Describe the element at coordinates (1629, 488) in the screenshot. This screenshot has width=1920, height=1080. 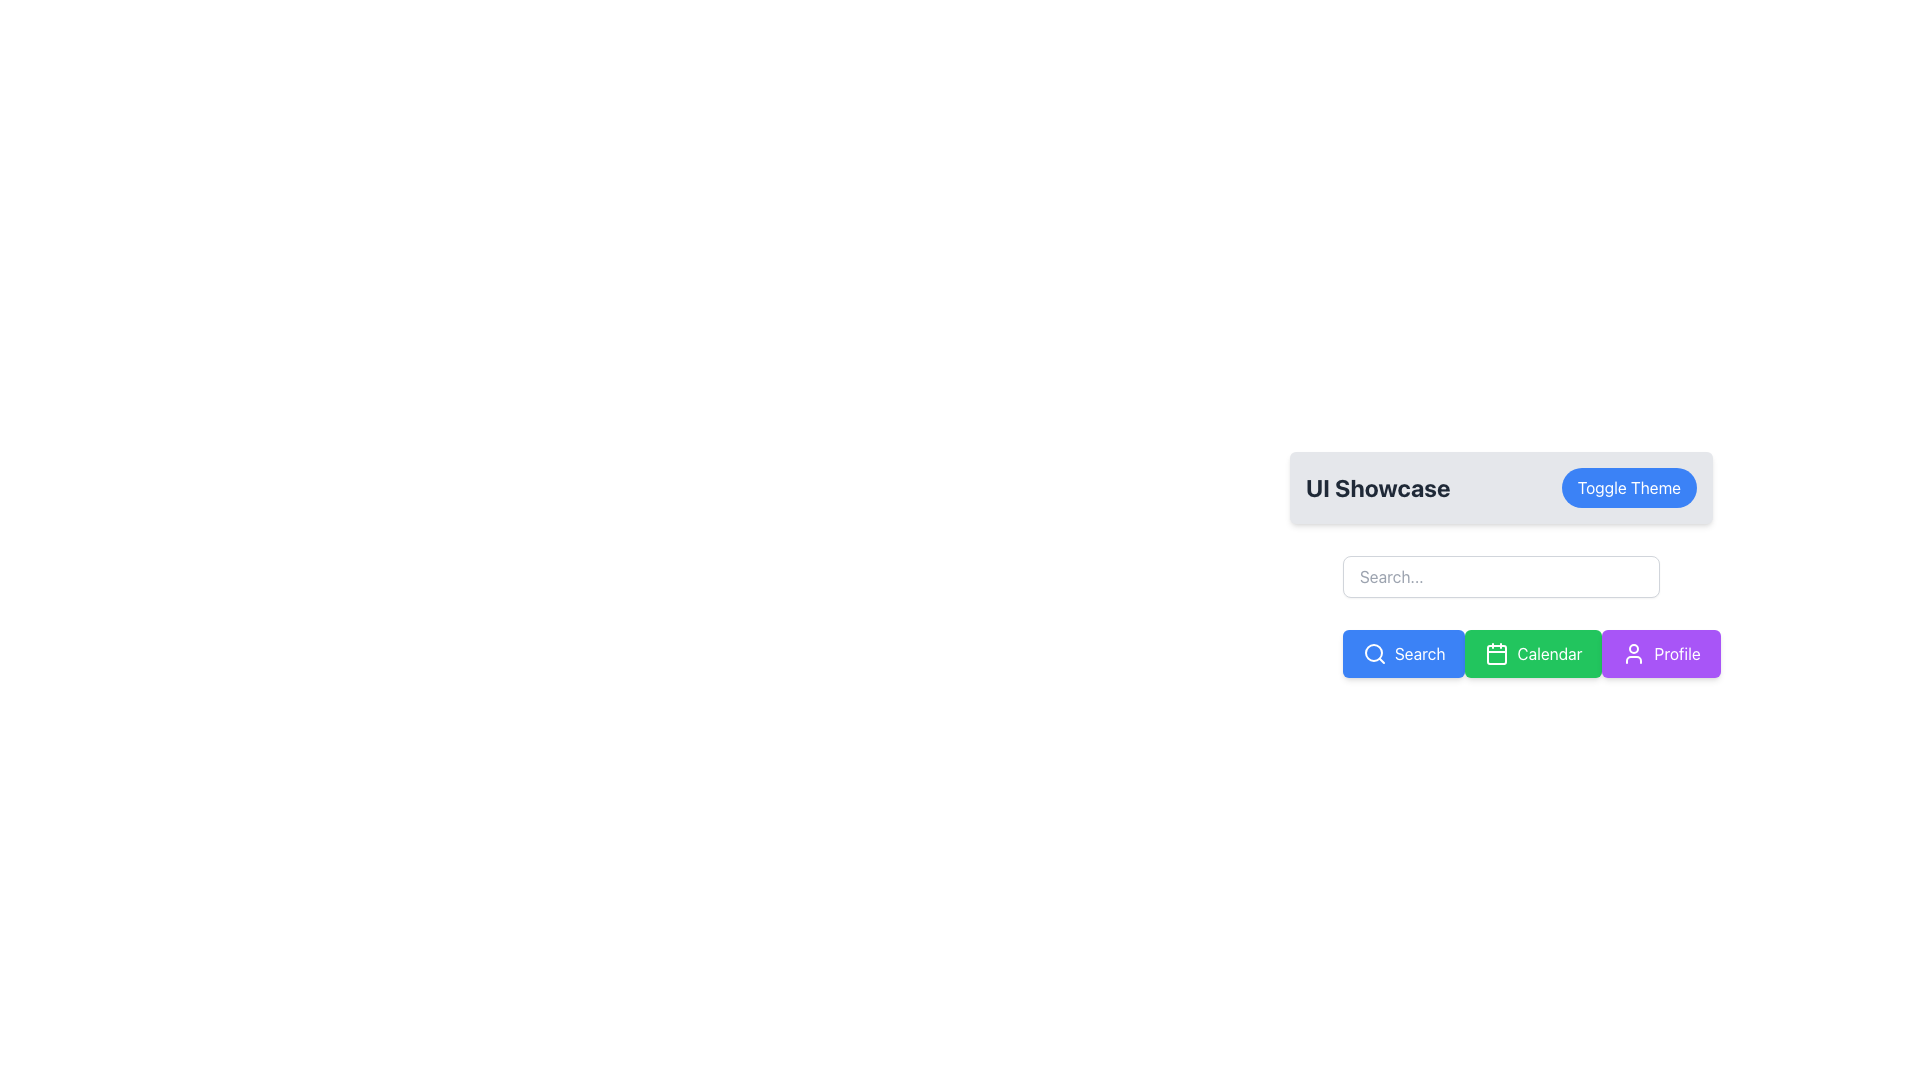
I see `the theme toggle button located in the header section of the 'UI Showcase' component to switch between light and dark modes` at that location.